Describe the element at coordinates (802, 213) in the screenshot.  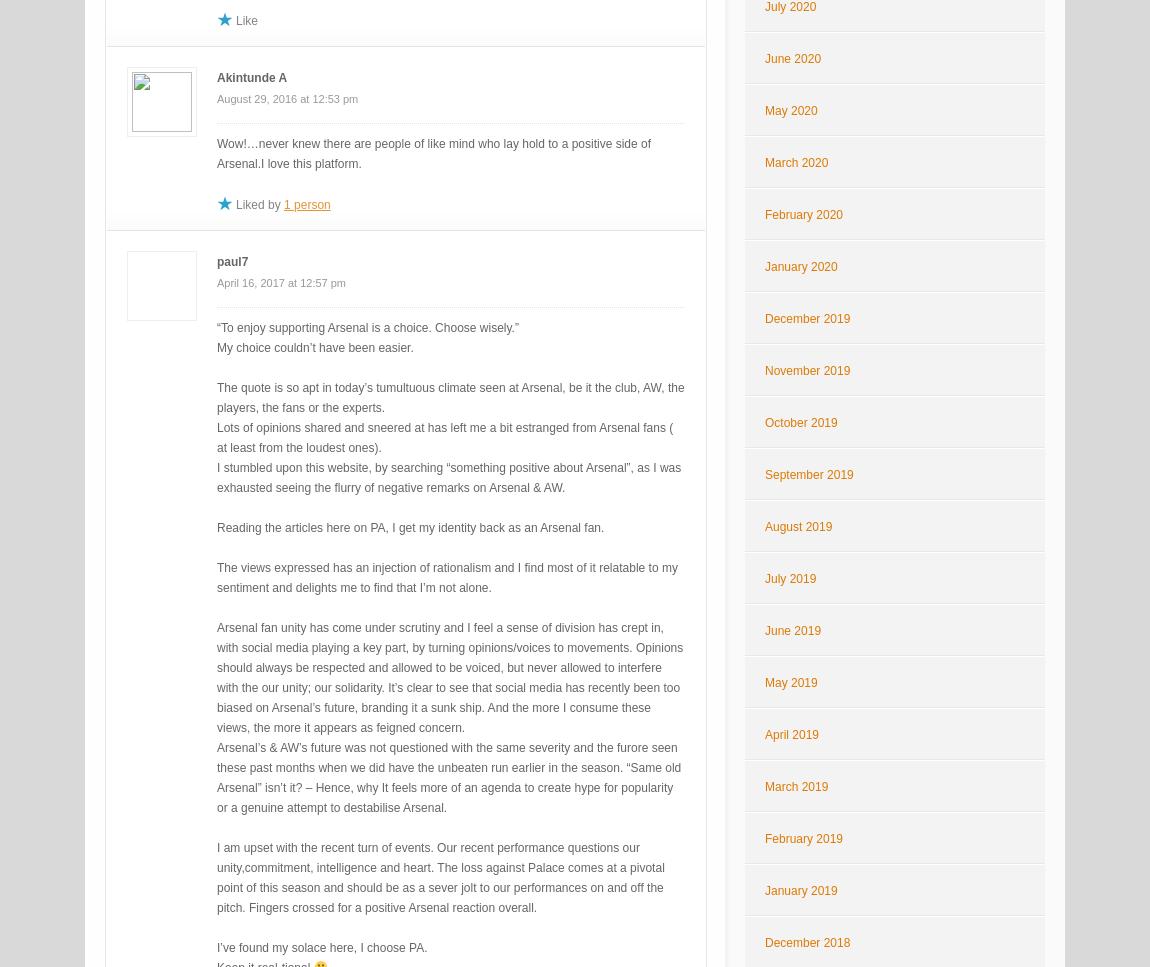
I see `'February 2020'` at that location.